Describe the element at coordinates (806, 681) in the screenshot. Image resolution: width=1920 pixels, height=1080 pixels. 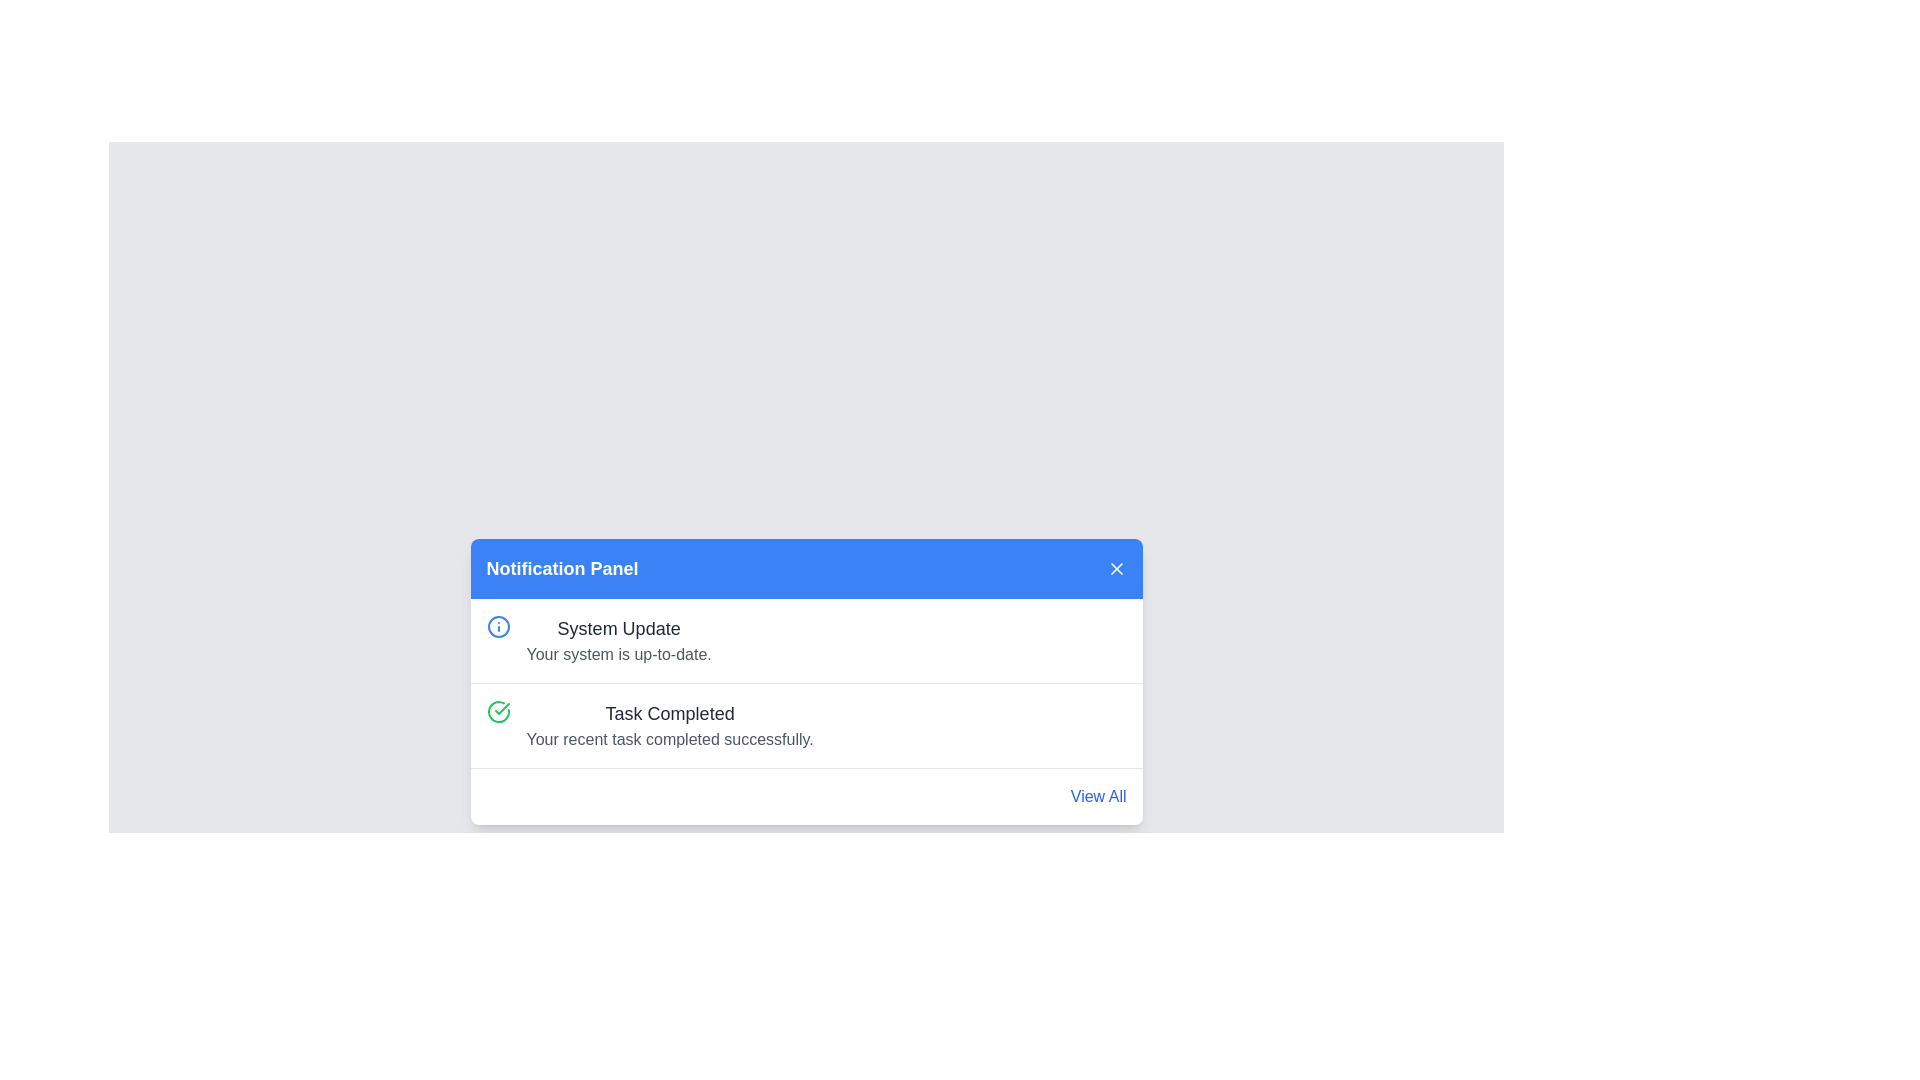
I see `the notification panel that summarizes recent notifications, specifically targeting the 'System Update' or 'Task Completed' sections for further details` at that location.